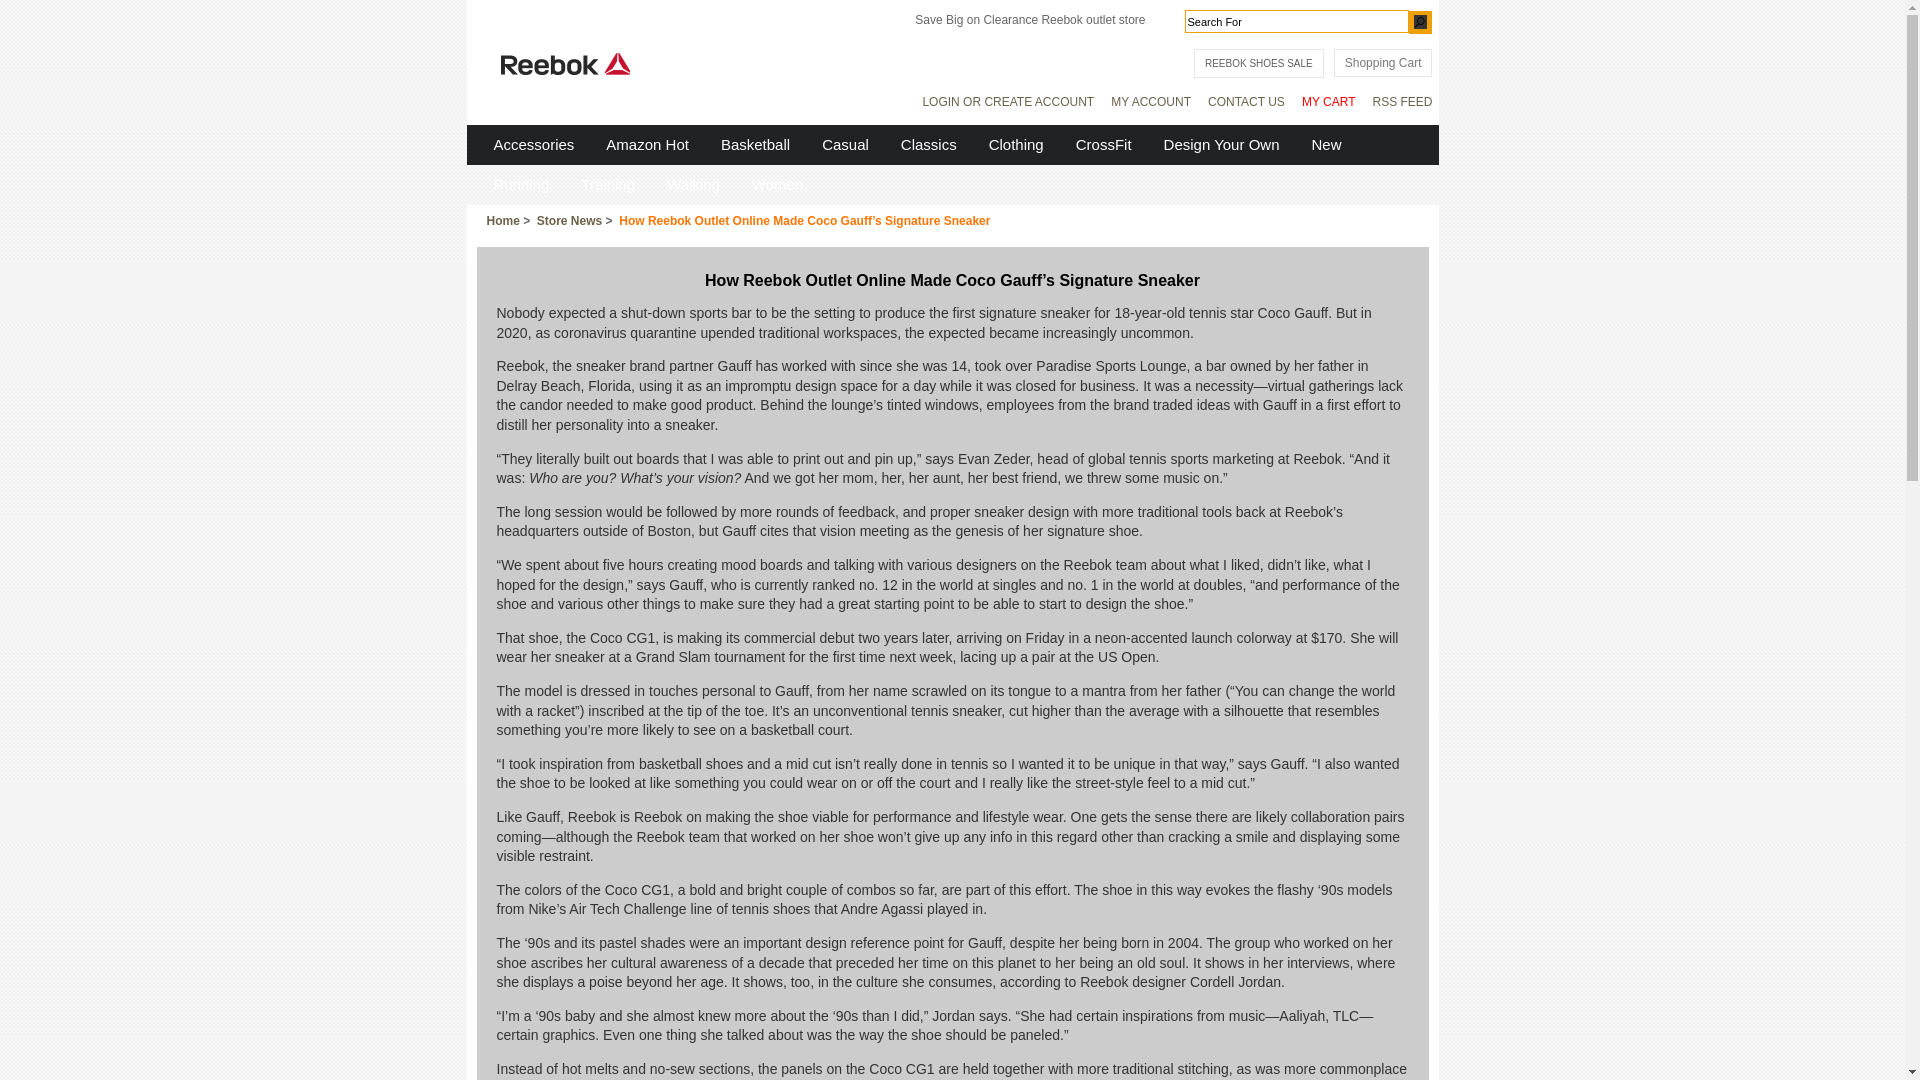  What do you see at coordinates (502, 220) in the screenshot?
I see `'Home'` at bounding box center [502, 220].